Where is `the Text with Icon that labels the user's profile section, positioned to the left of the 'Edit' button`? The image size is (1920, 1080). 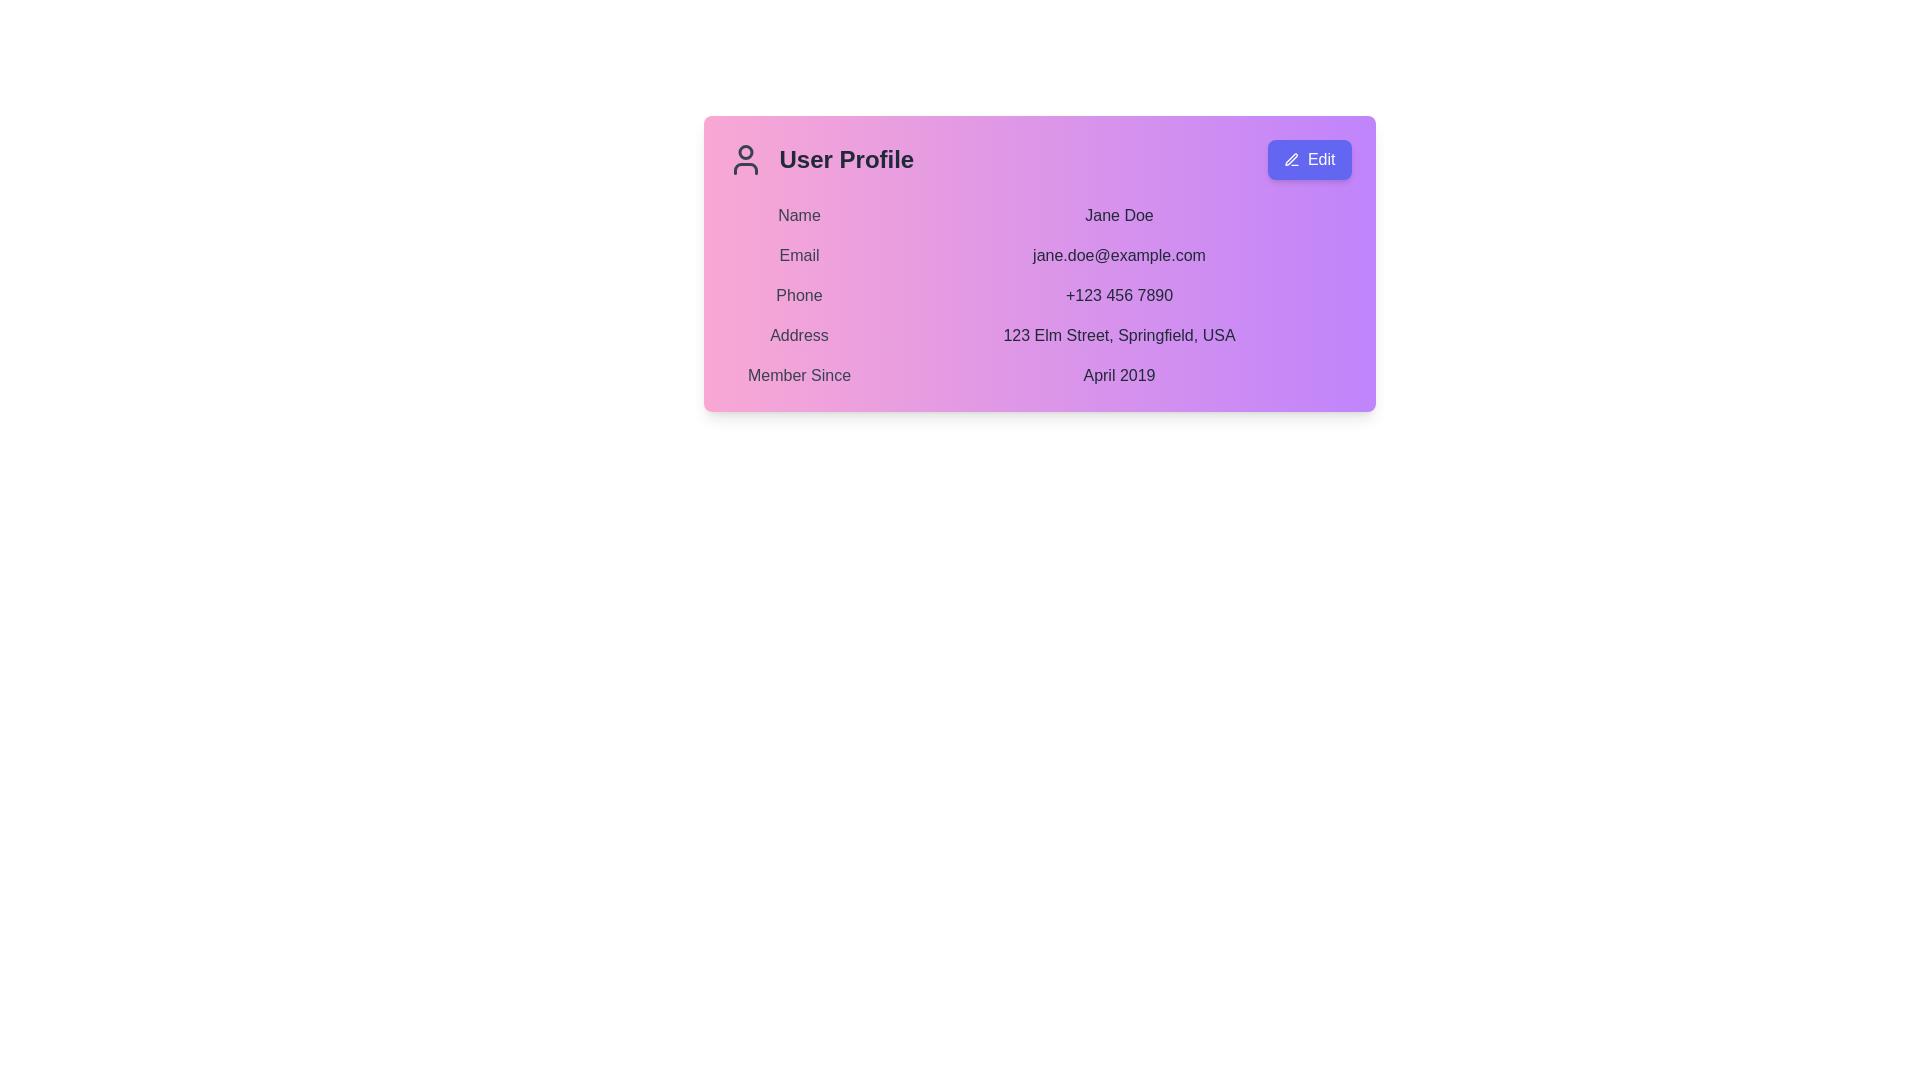 the Text with Icon that labels the user's profile section, positioned to the left of the 'Edit' button is located at coordinates (820, 158).